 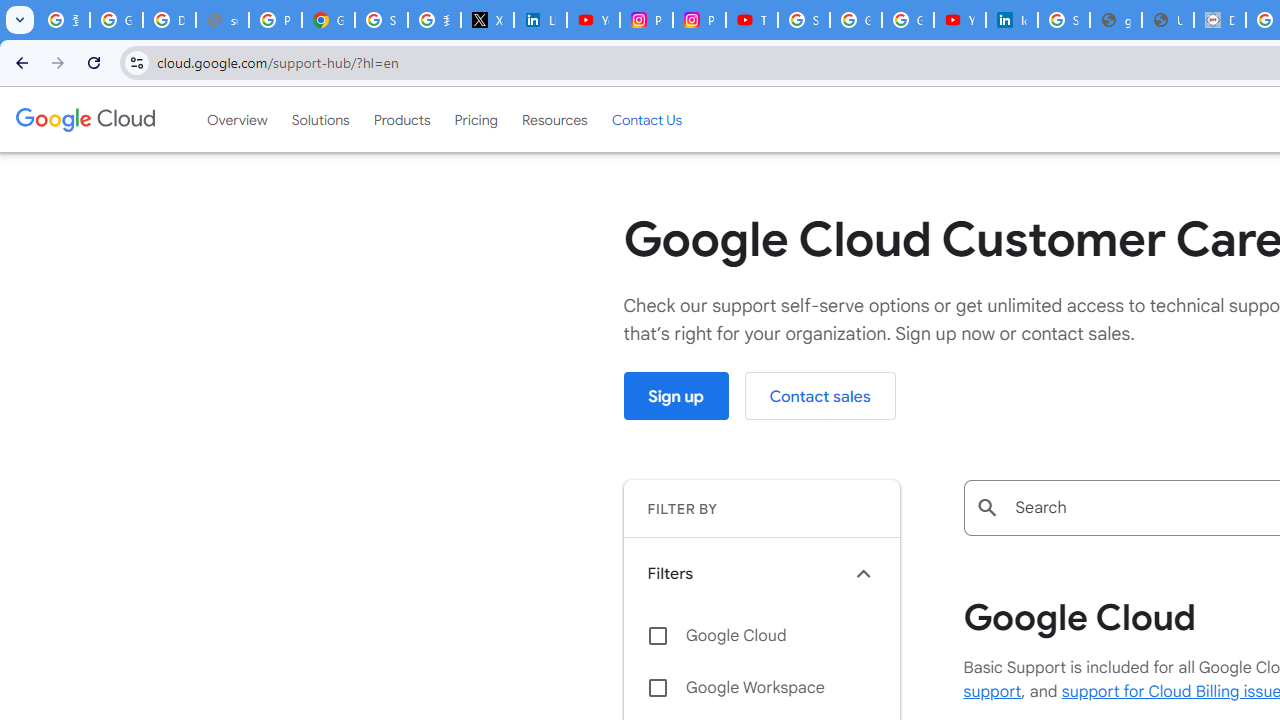 What do you see at coordinates (760, 635) in the screenshot?
I see `'Google Cloud'` at bounding box center [760, 635].